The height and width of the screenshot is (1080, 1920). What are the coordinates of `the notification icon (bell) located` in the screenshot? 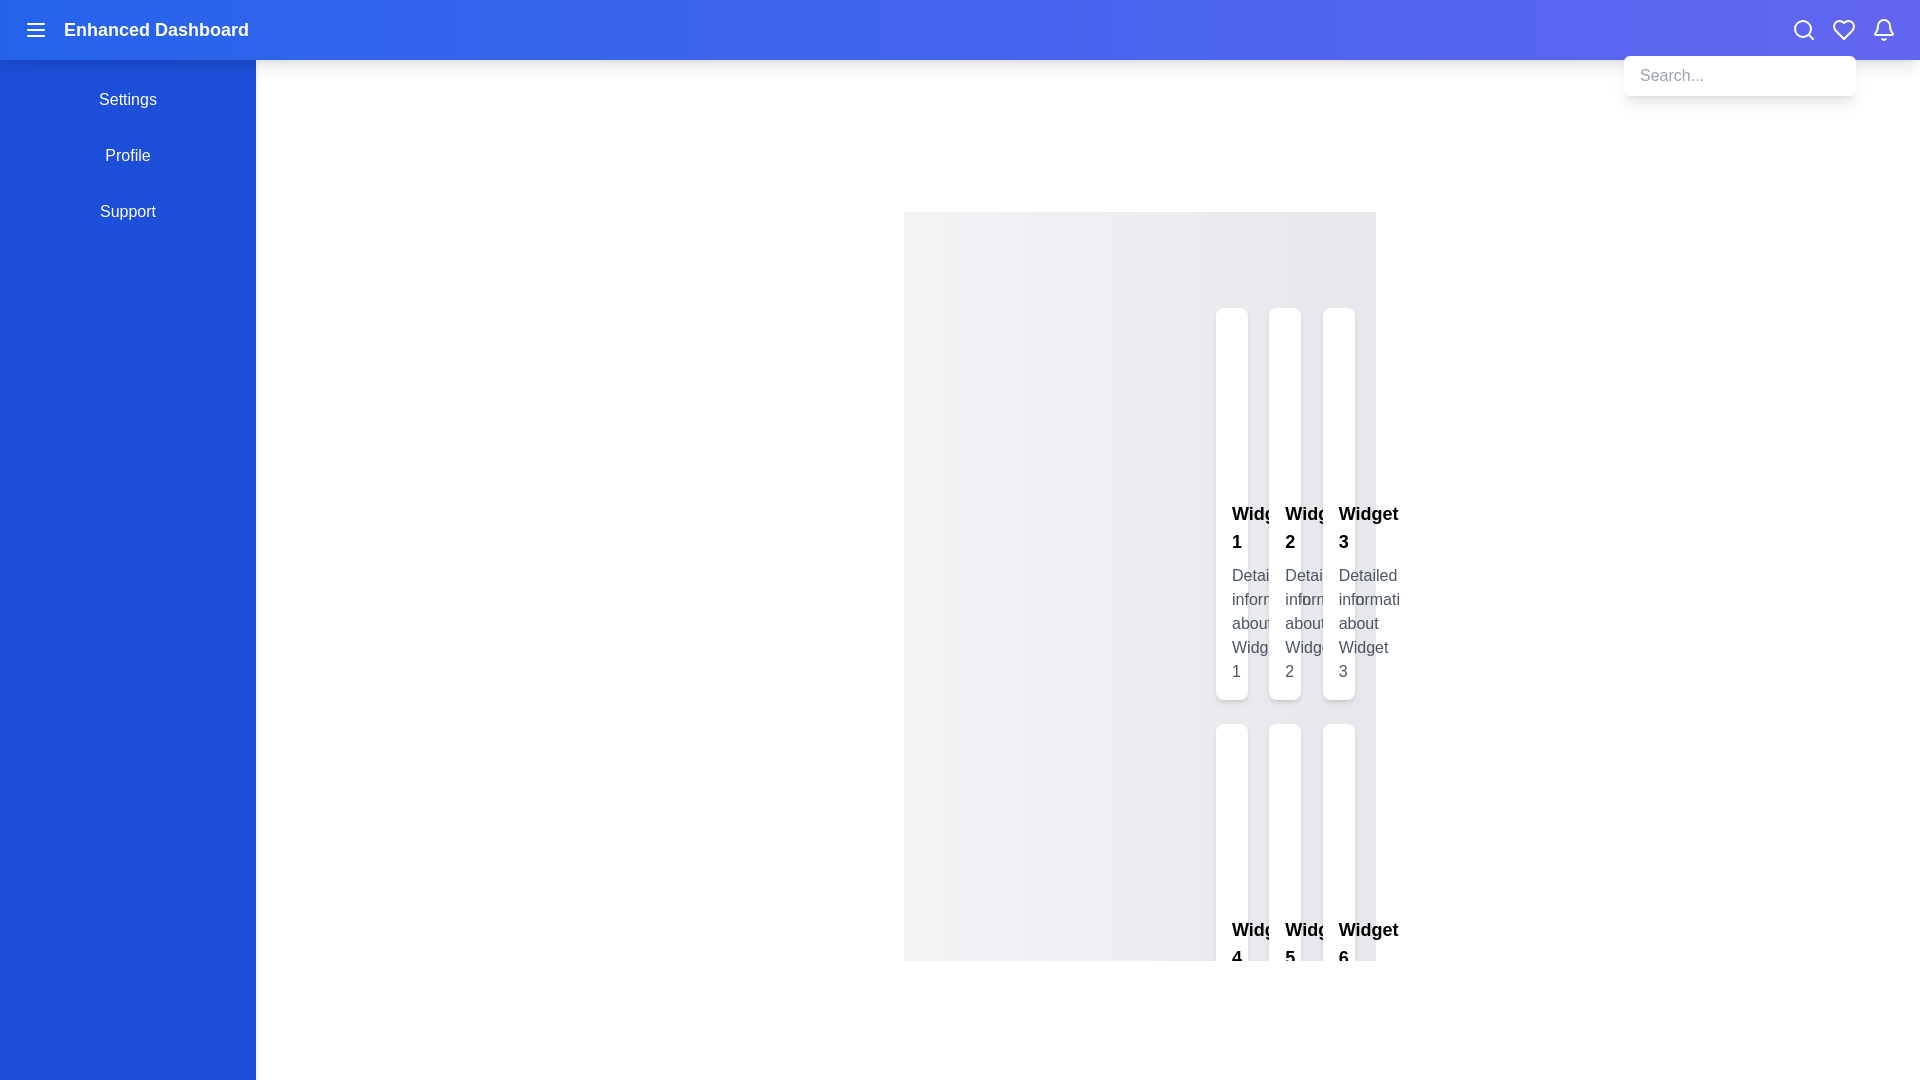 It's located at (1882, 30).